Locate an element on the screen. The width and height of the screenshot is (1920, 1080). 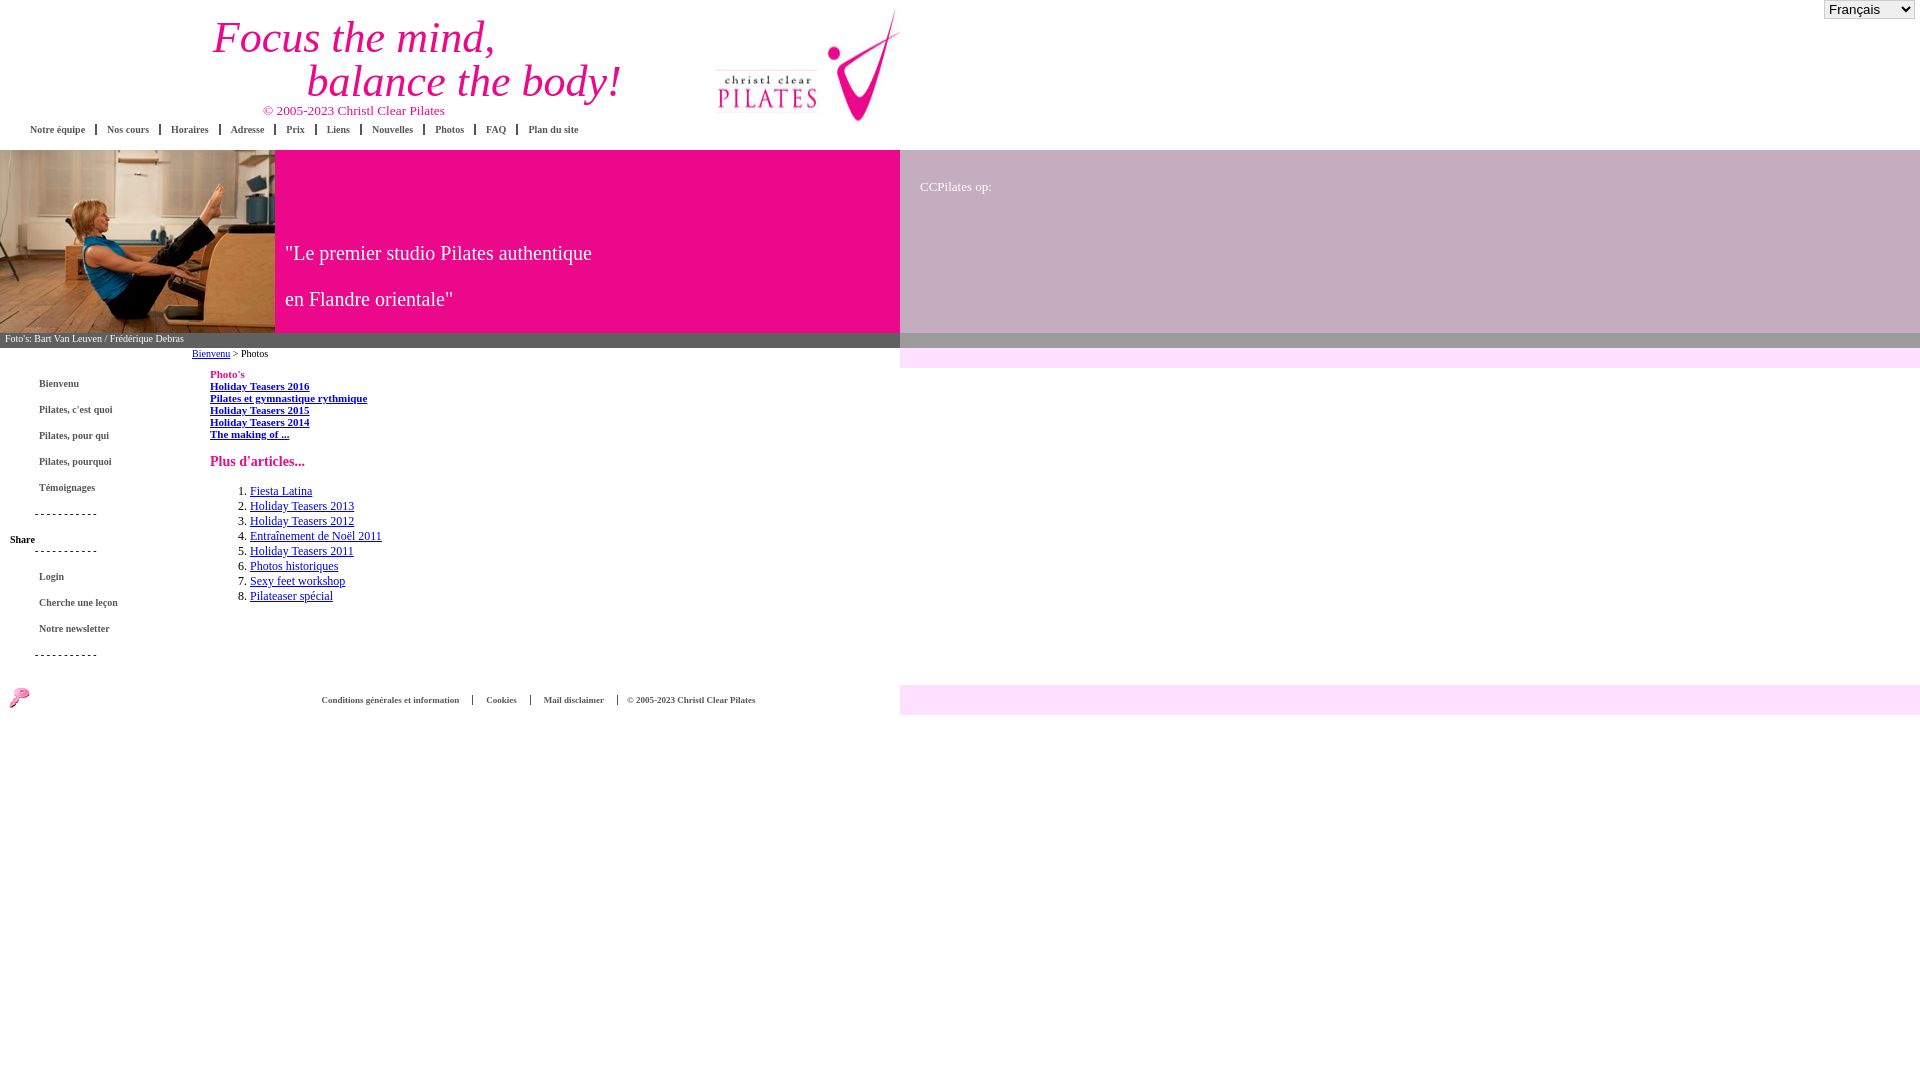
'Holiday Teasers 2013' is located at coordinates (248, 504).